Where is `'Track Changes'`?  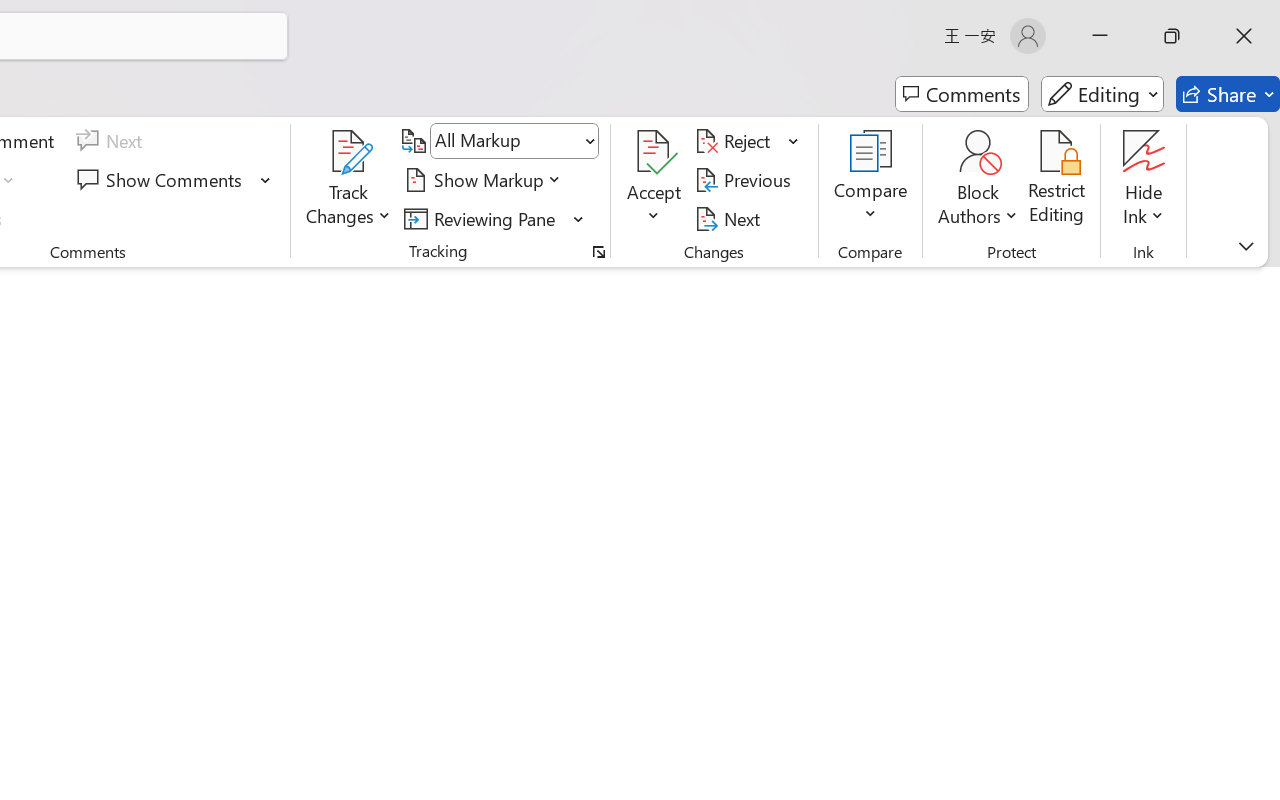 'Track Changes' is located at coordinates (349, 151).